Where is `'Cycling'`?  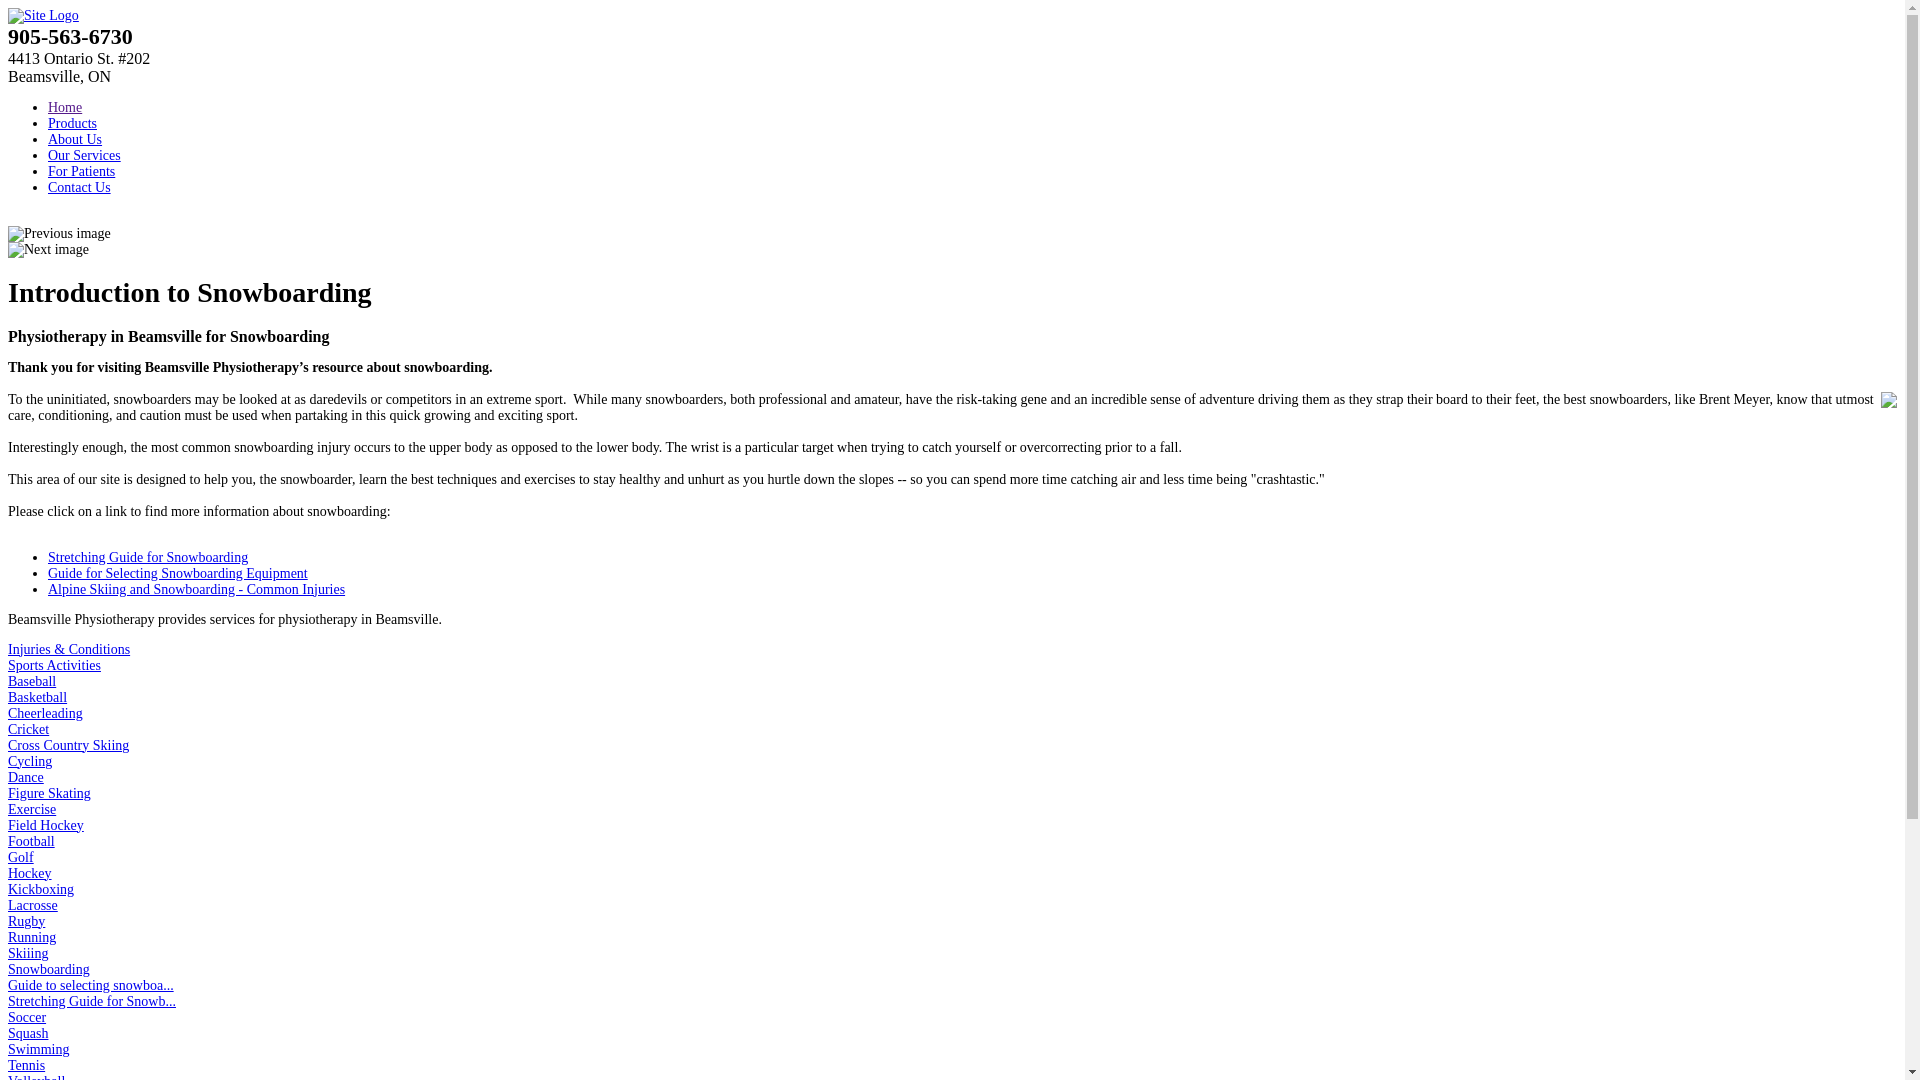
'Cycling' is located at coordinates (29, 761).